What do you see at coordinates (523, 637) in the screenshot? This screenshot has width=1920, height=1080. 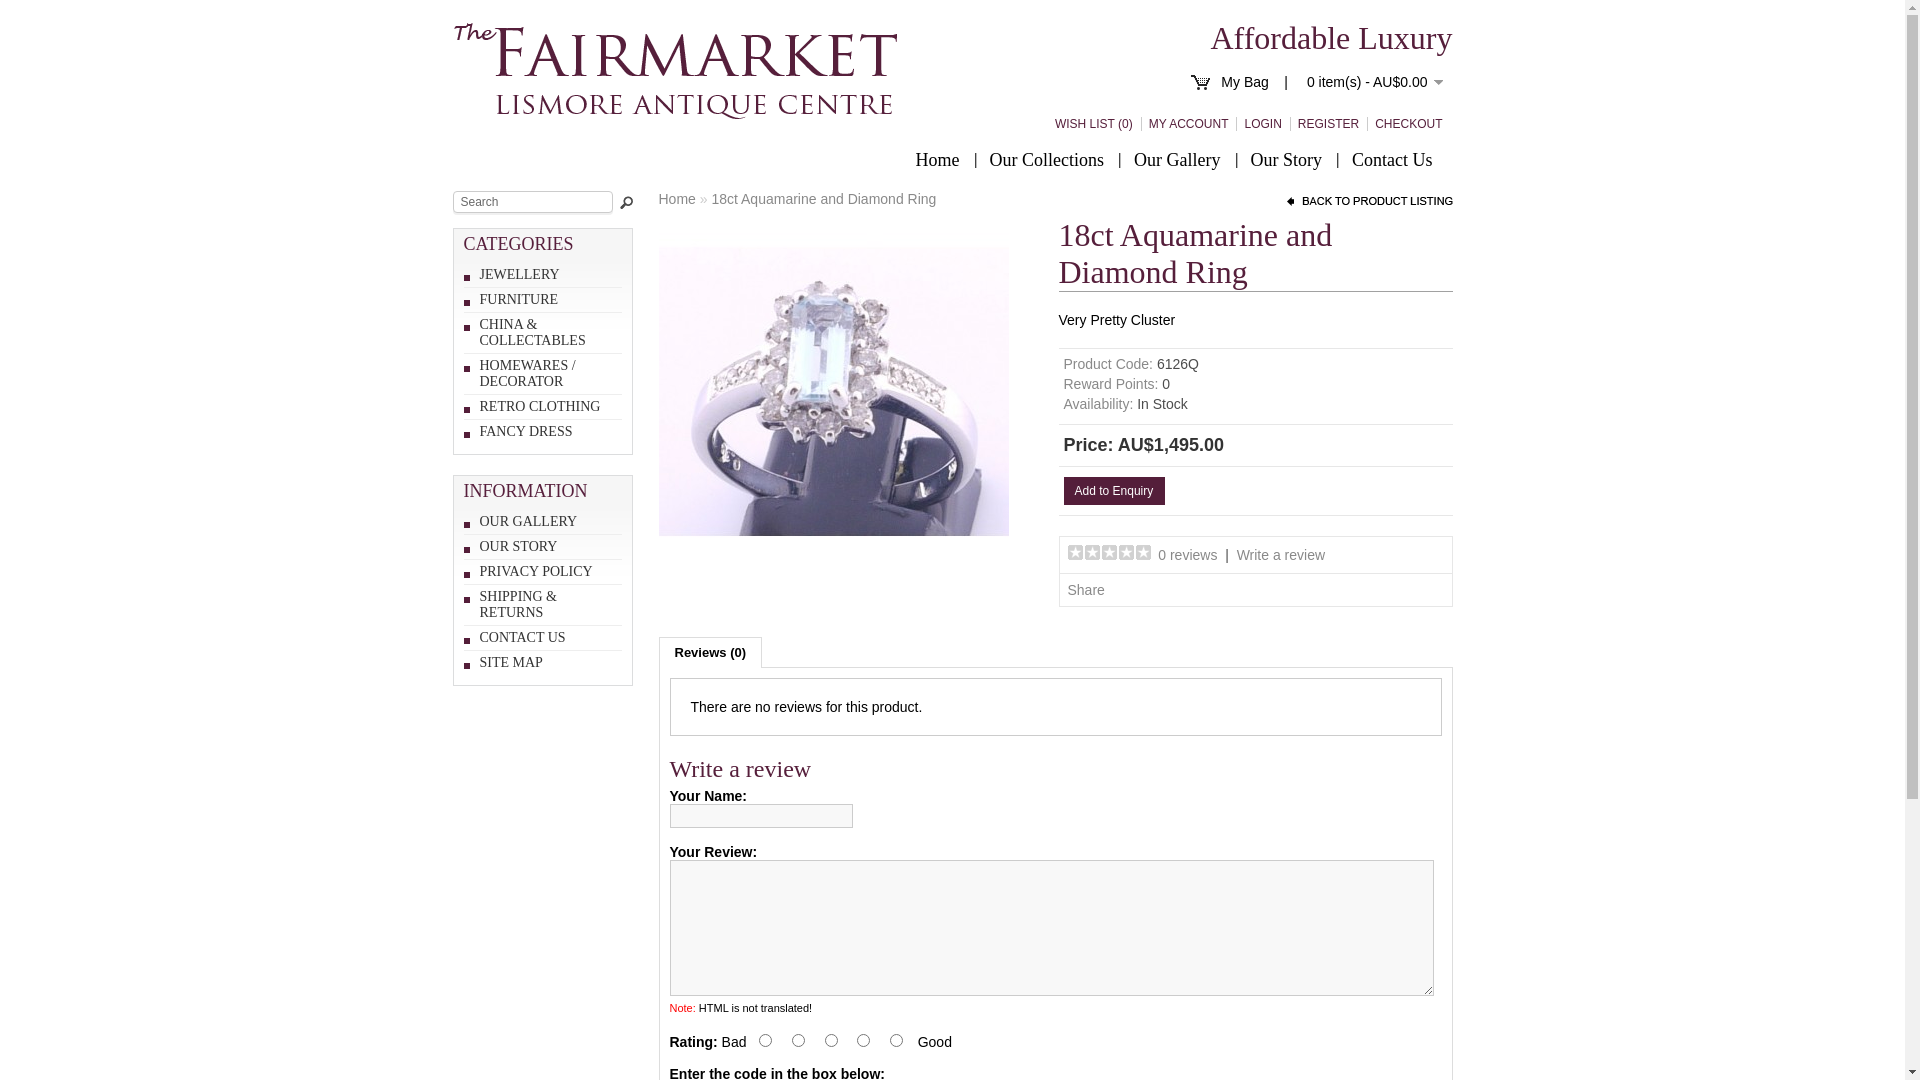 I see `'CONTACT US'` at bounding box center [523, 637].